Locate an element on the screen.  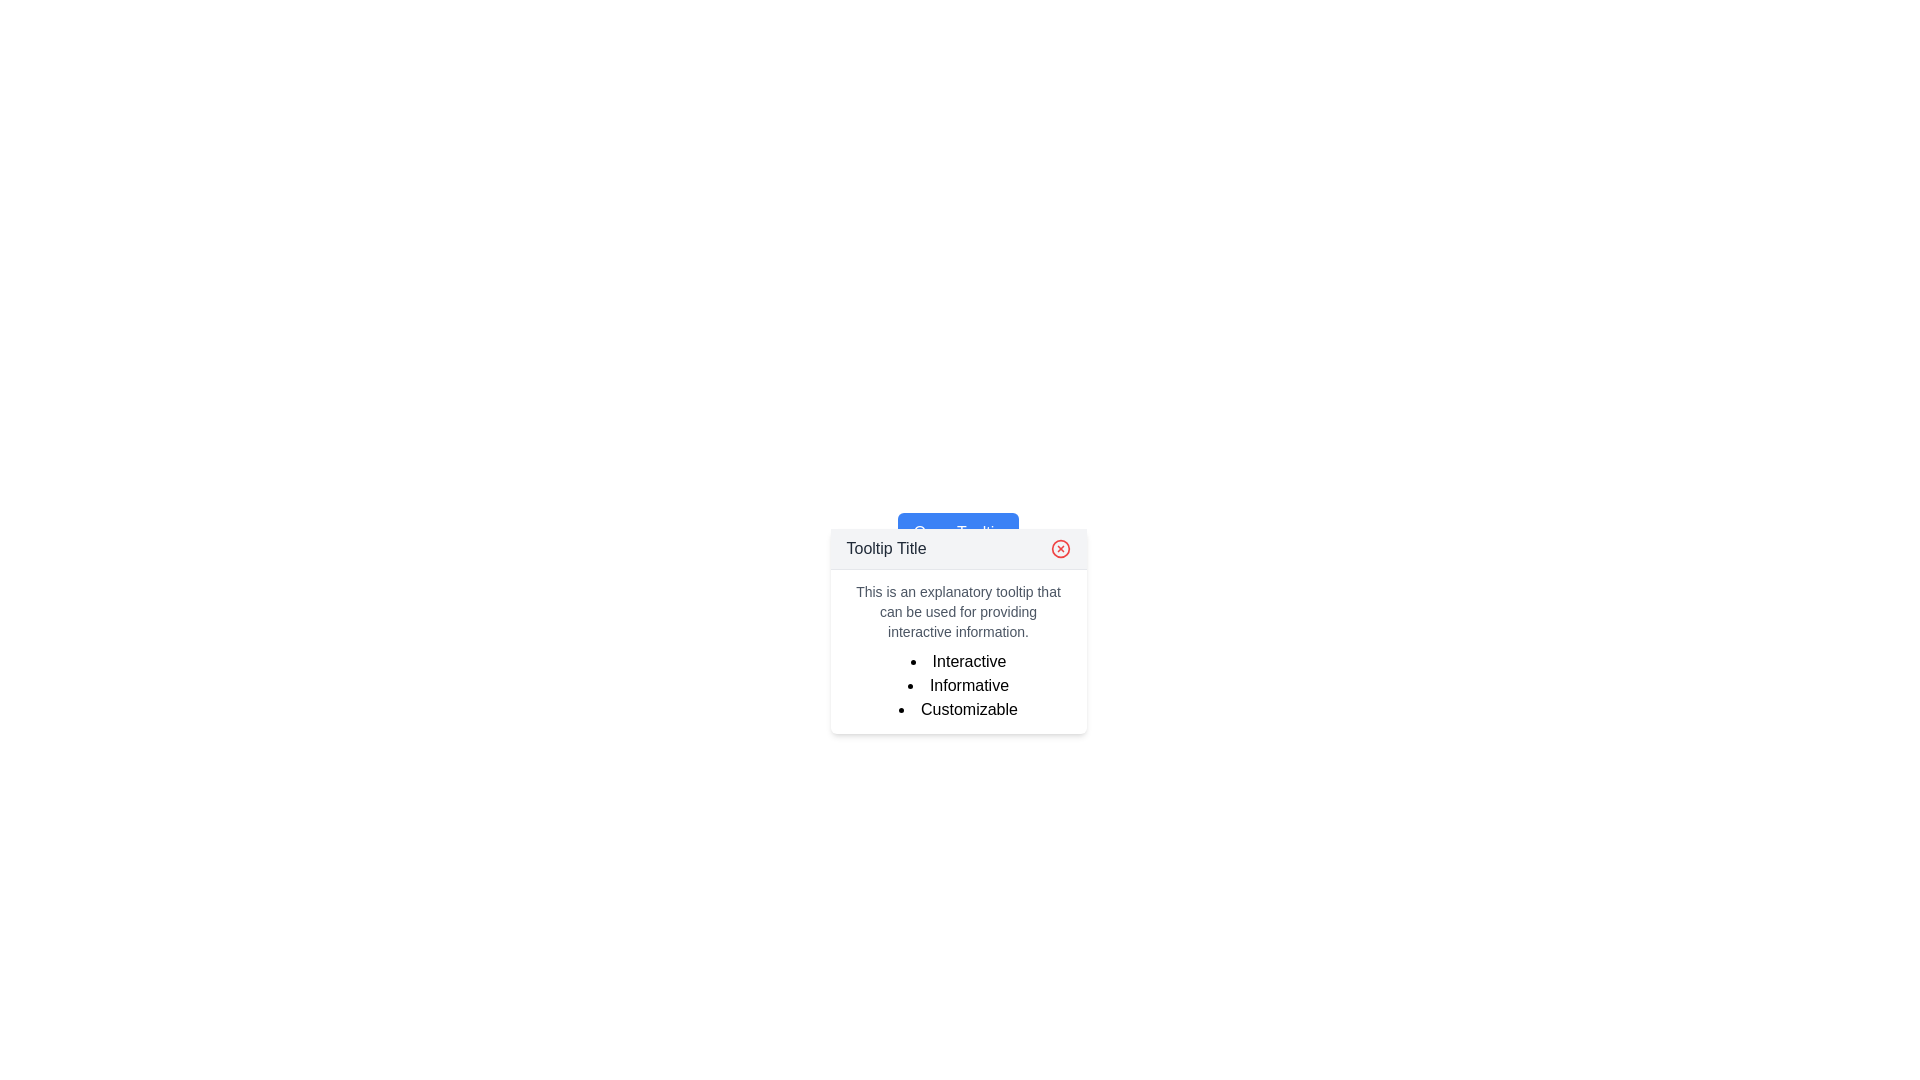
text of the first item in the vertical bulleted list which is 'Interactive', displayed in bold black font within the tooltip titled 'Tooltip Title' is located at coordinates (957, 662).